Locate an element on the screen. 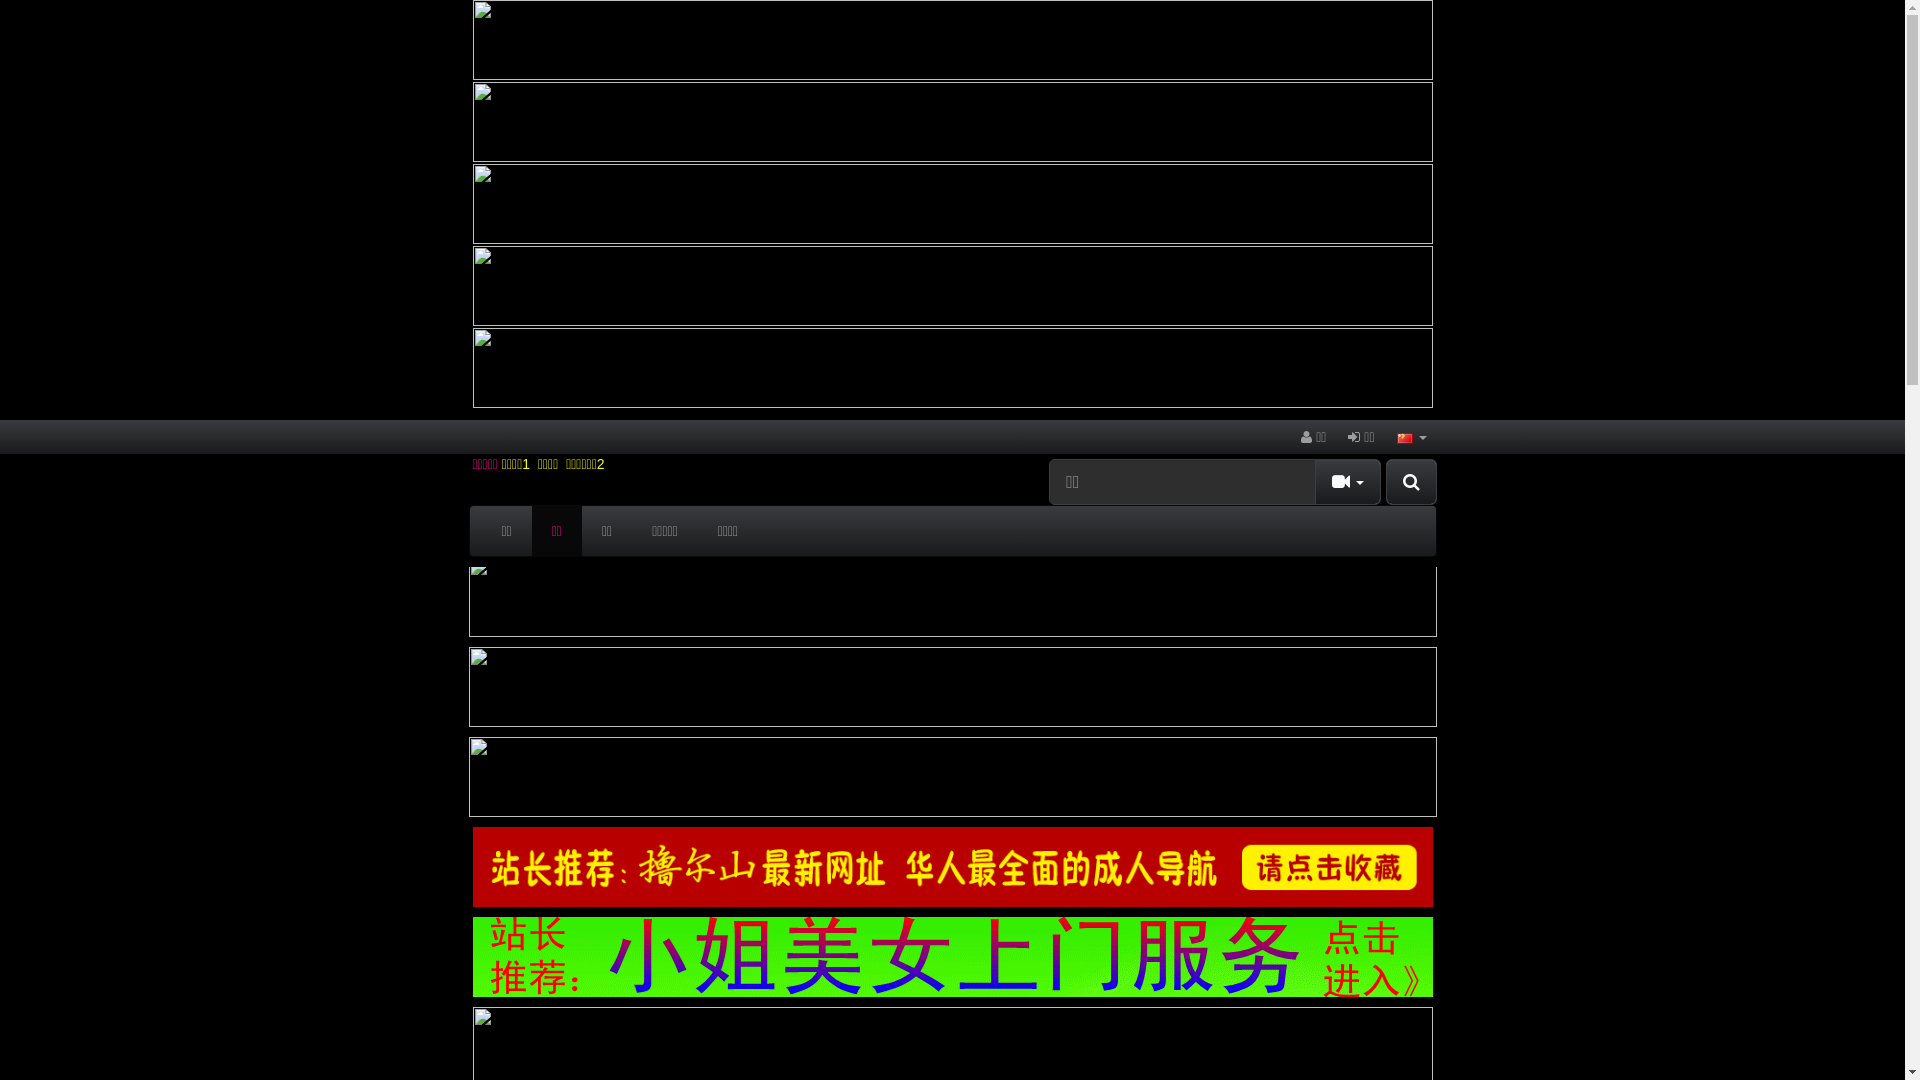 The width and height of the screenshot is (1920, 1080). 'Toggle Dropdown' is located at coordinates (1347, 482).